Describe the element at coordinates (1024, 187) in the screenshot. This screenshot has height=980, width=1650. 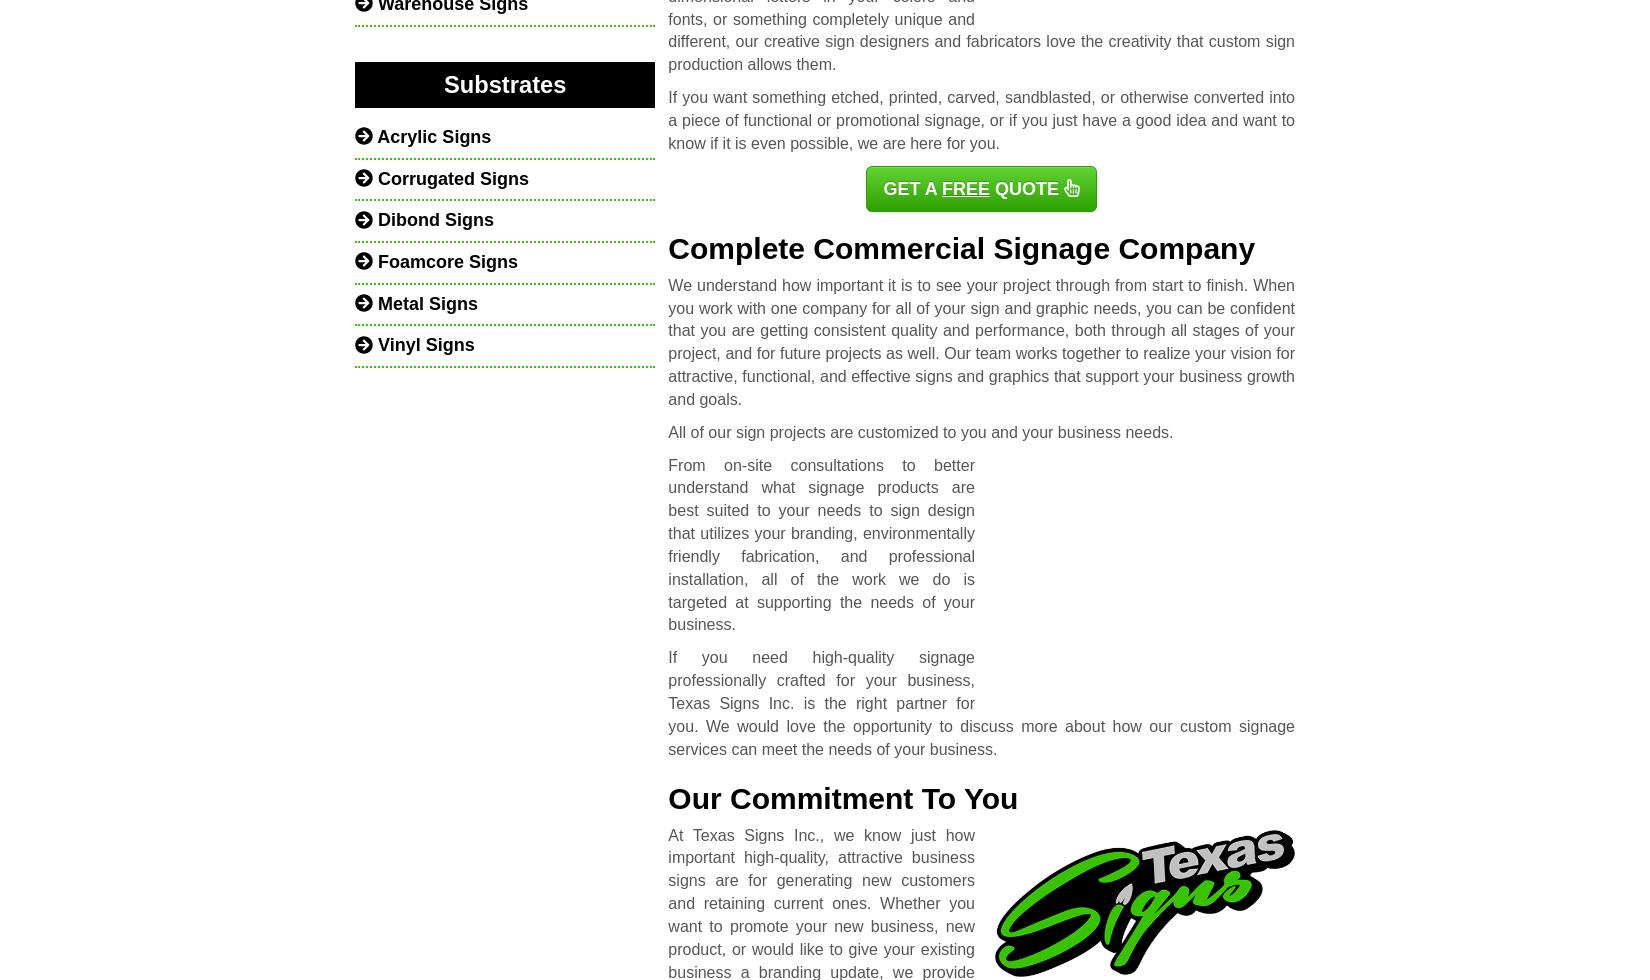
I see `'QUOTE'` at that location.